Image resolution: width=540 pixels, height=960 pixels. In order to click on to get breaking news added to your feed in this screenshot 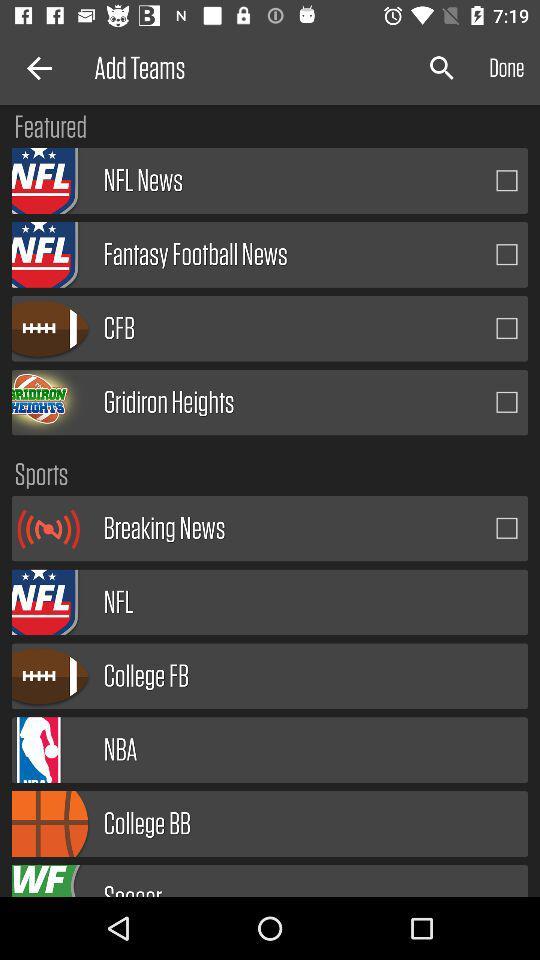, I will do `click(507, 527)`.